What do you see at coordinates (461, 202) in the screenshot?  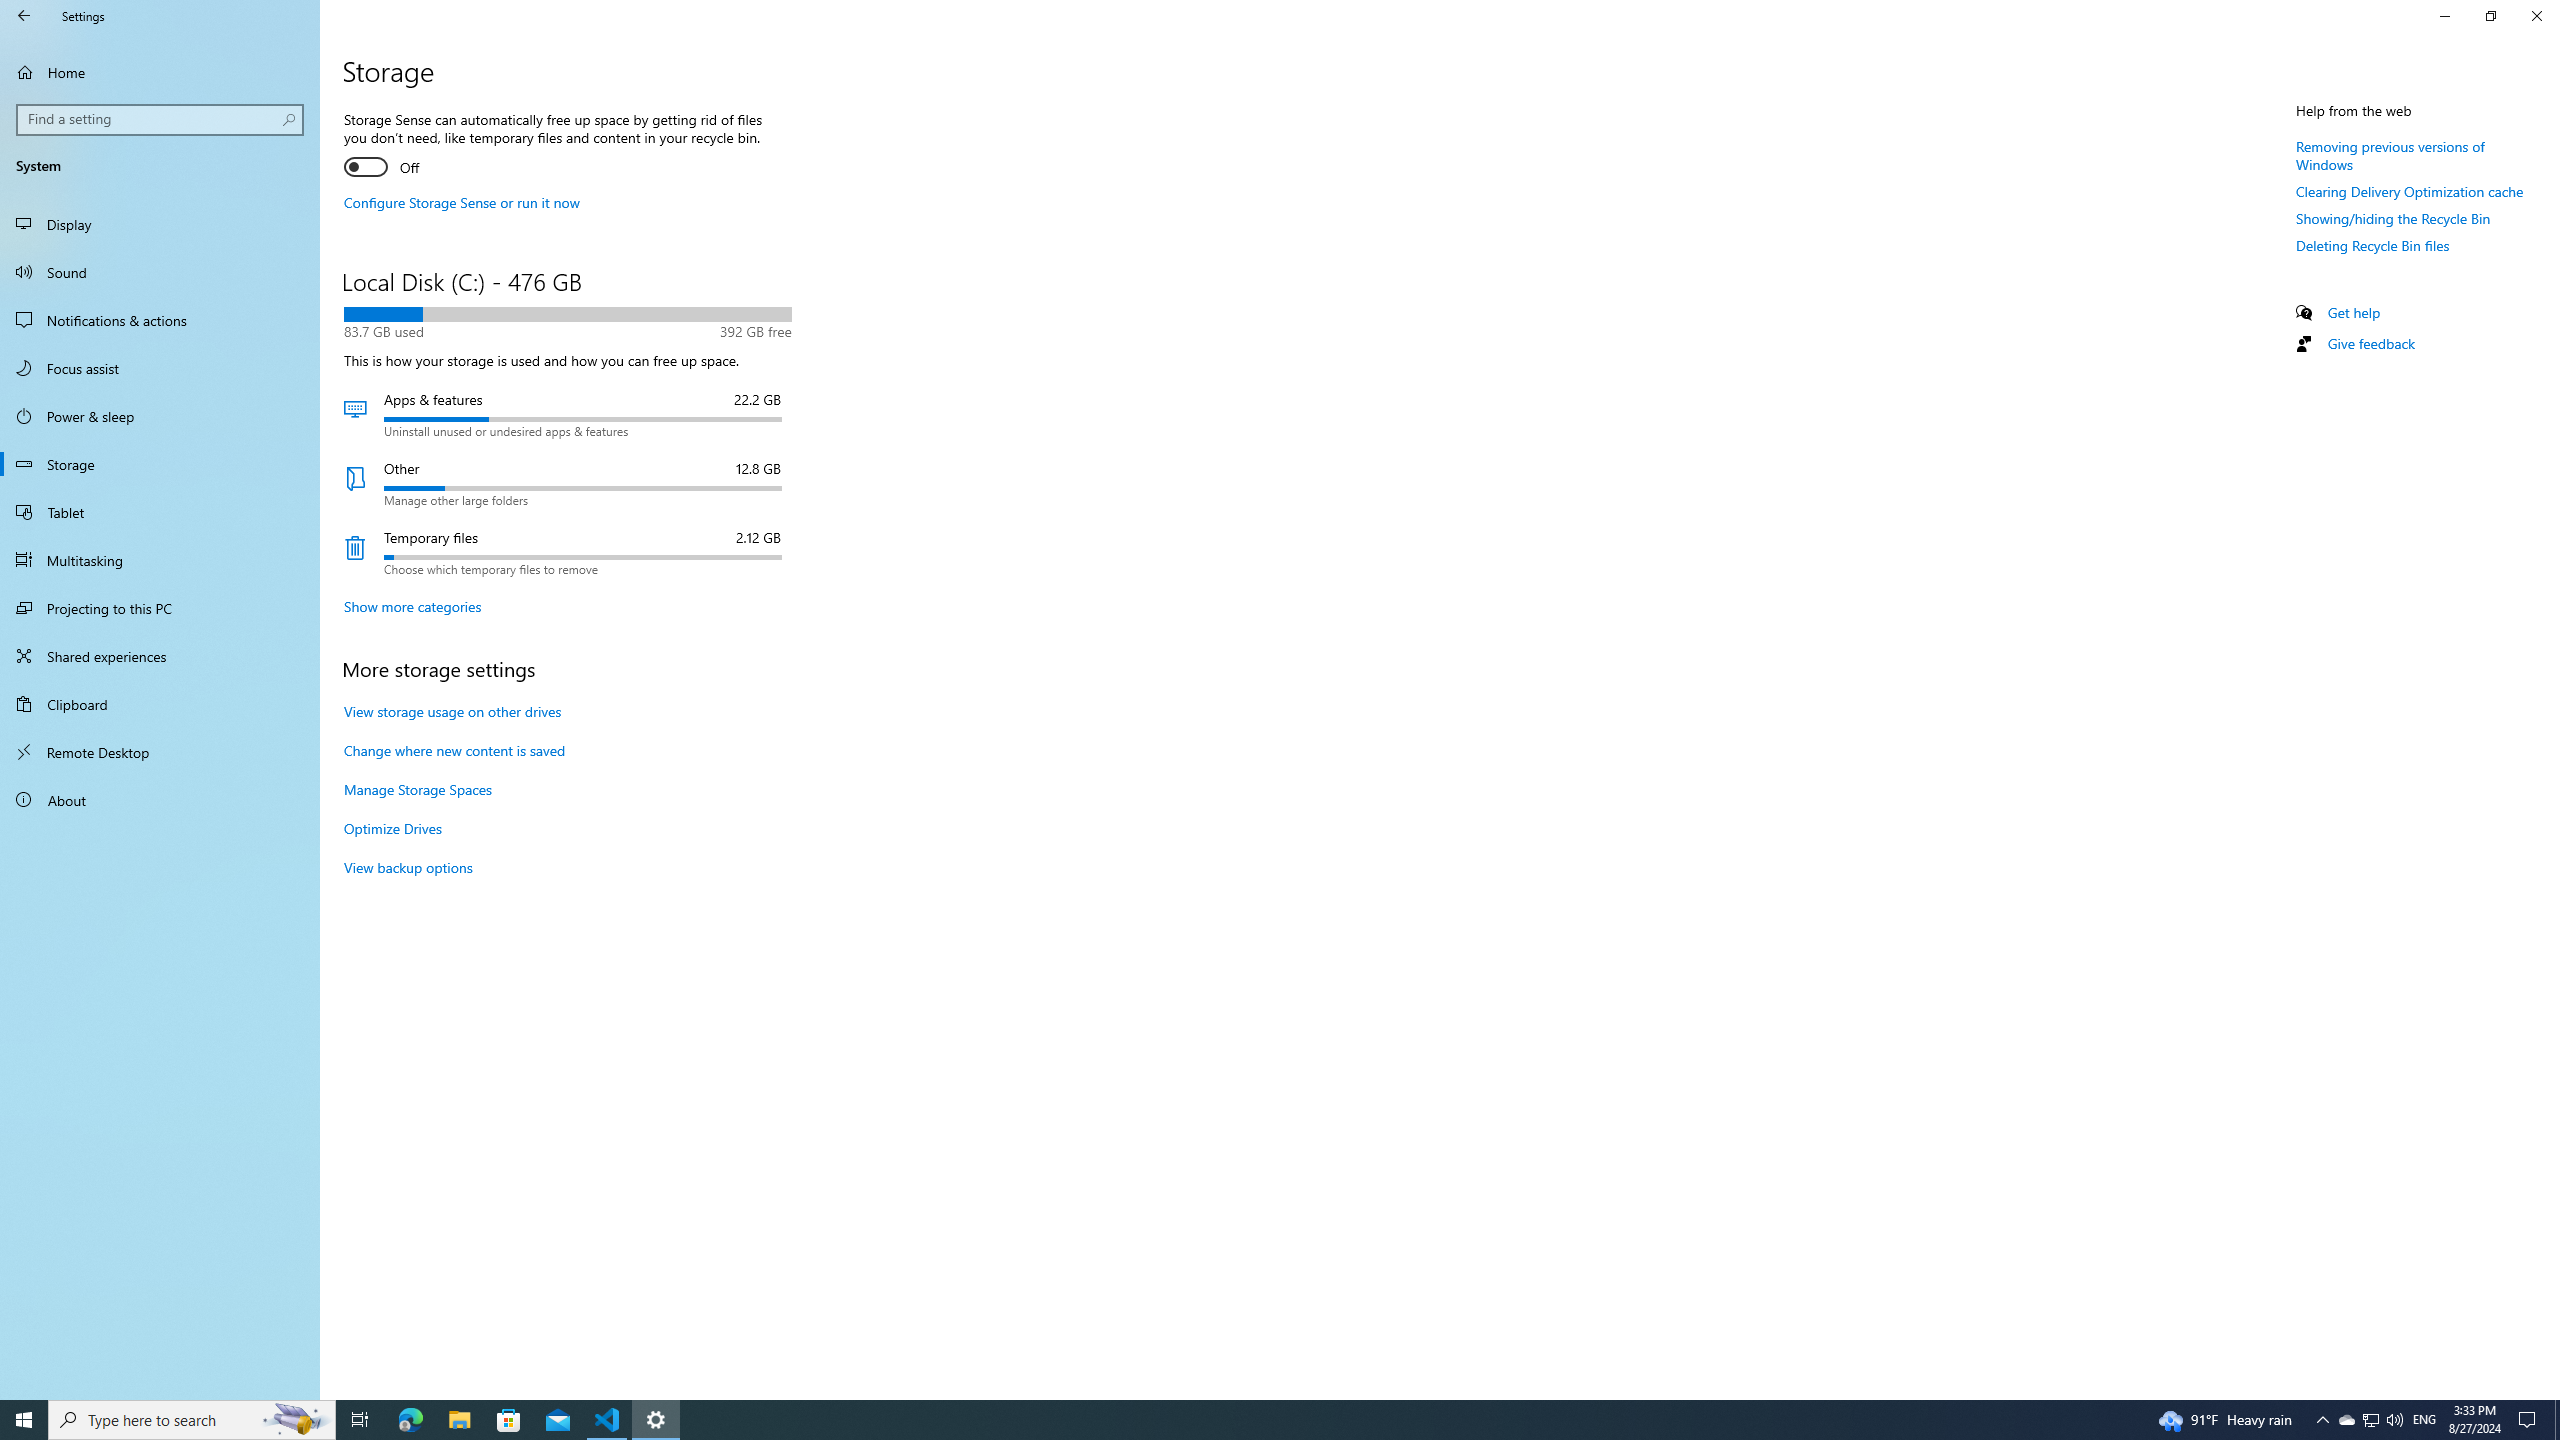 I see `'Configure Storage Sense or run it now'` at bounding box center [461, 202].